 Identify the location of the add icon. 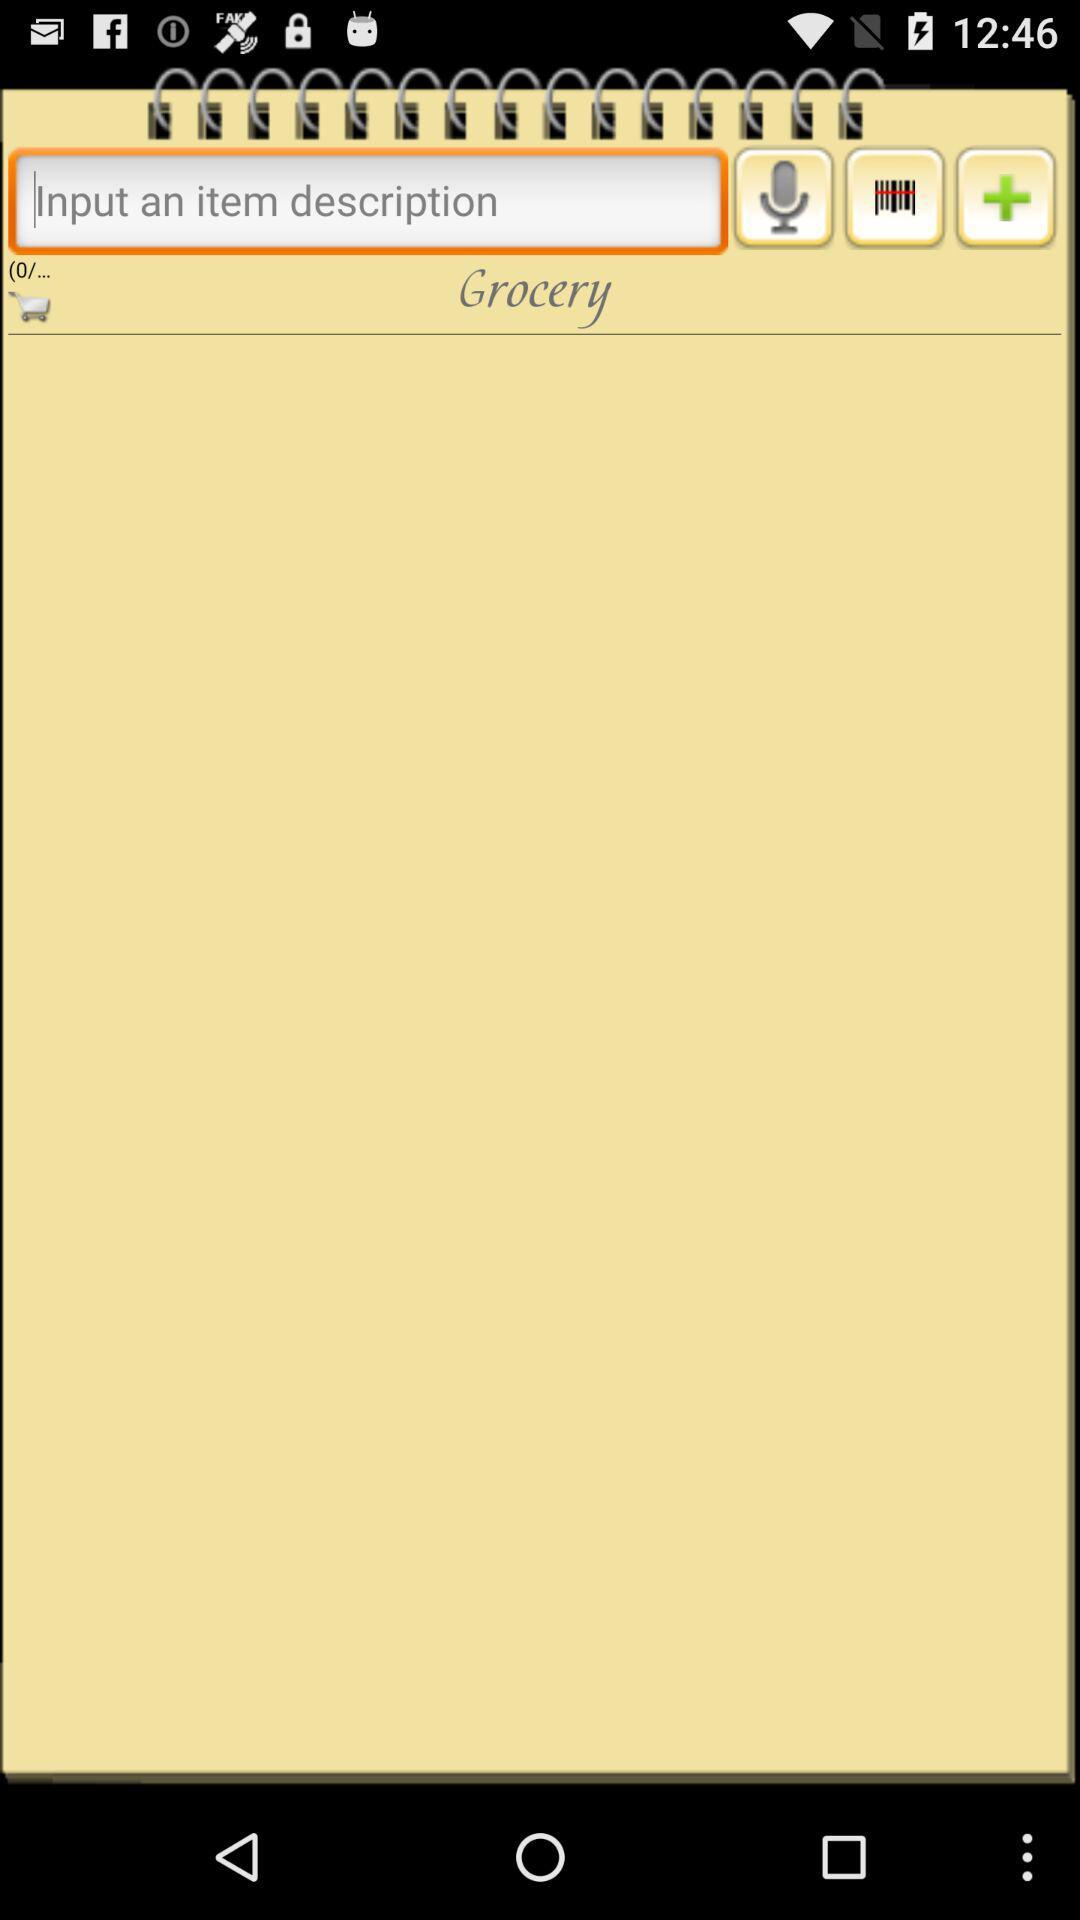
(1005, 211).